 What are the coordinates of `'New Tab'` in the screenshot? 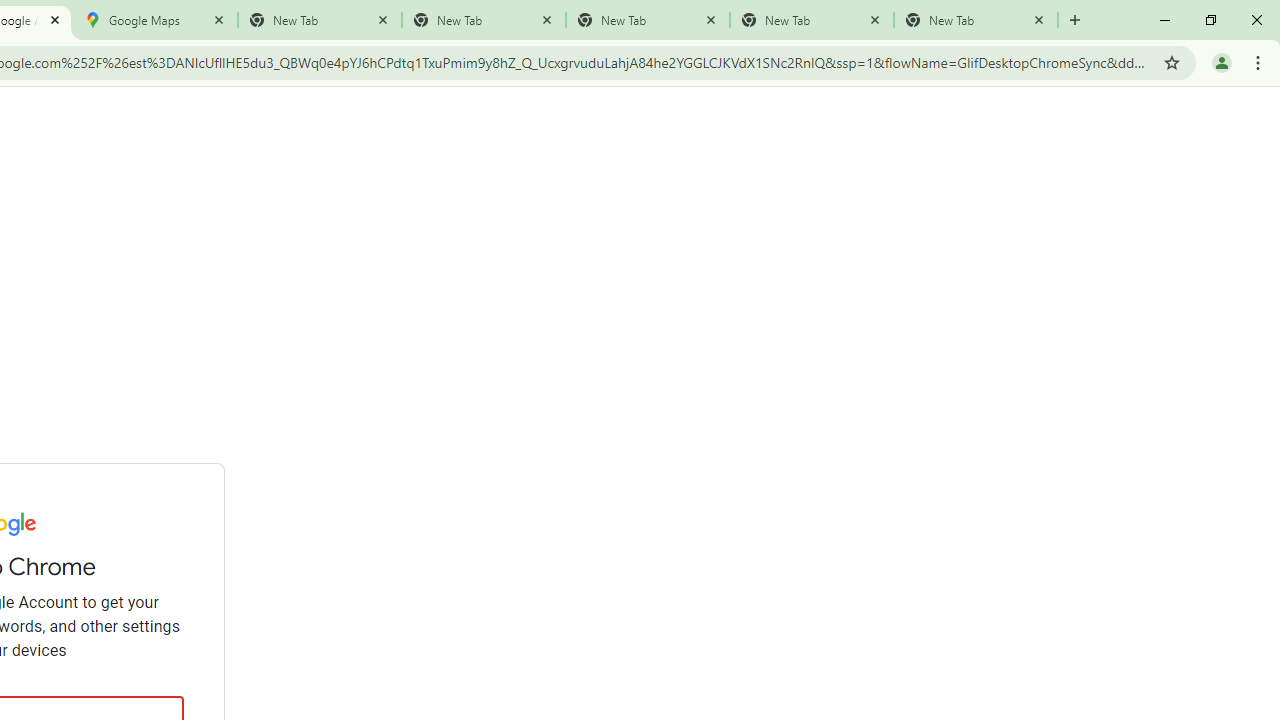 It's located at (976, 20).